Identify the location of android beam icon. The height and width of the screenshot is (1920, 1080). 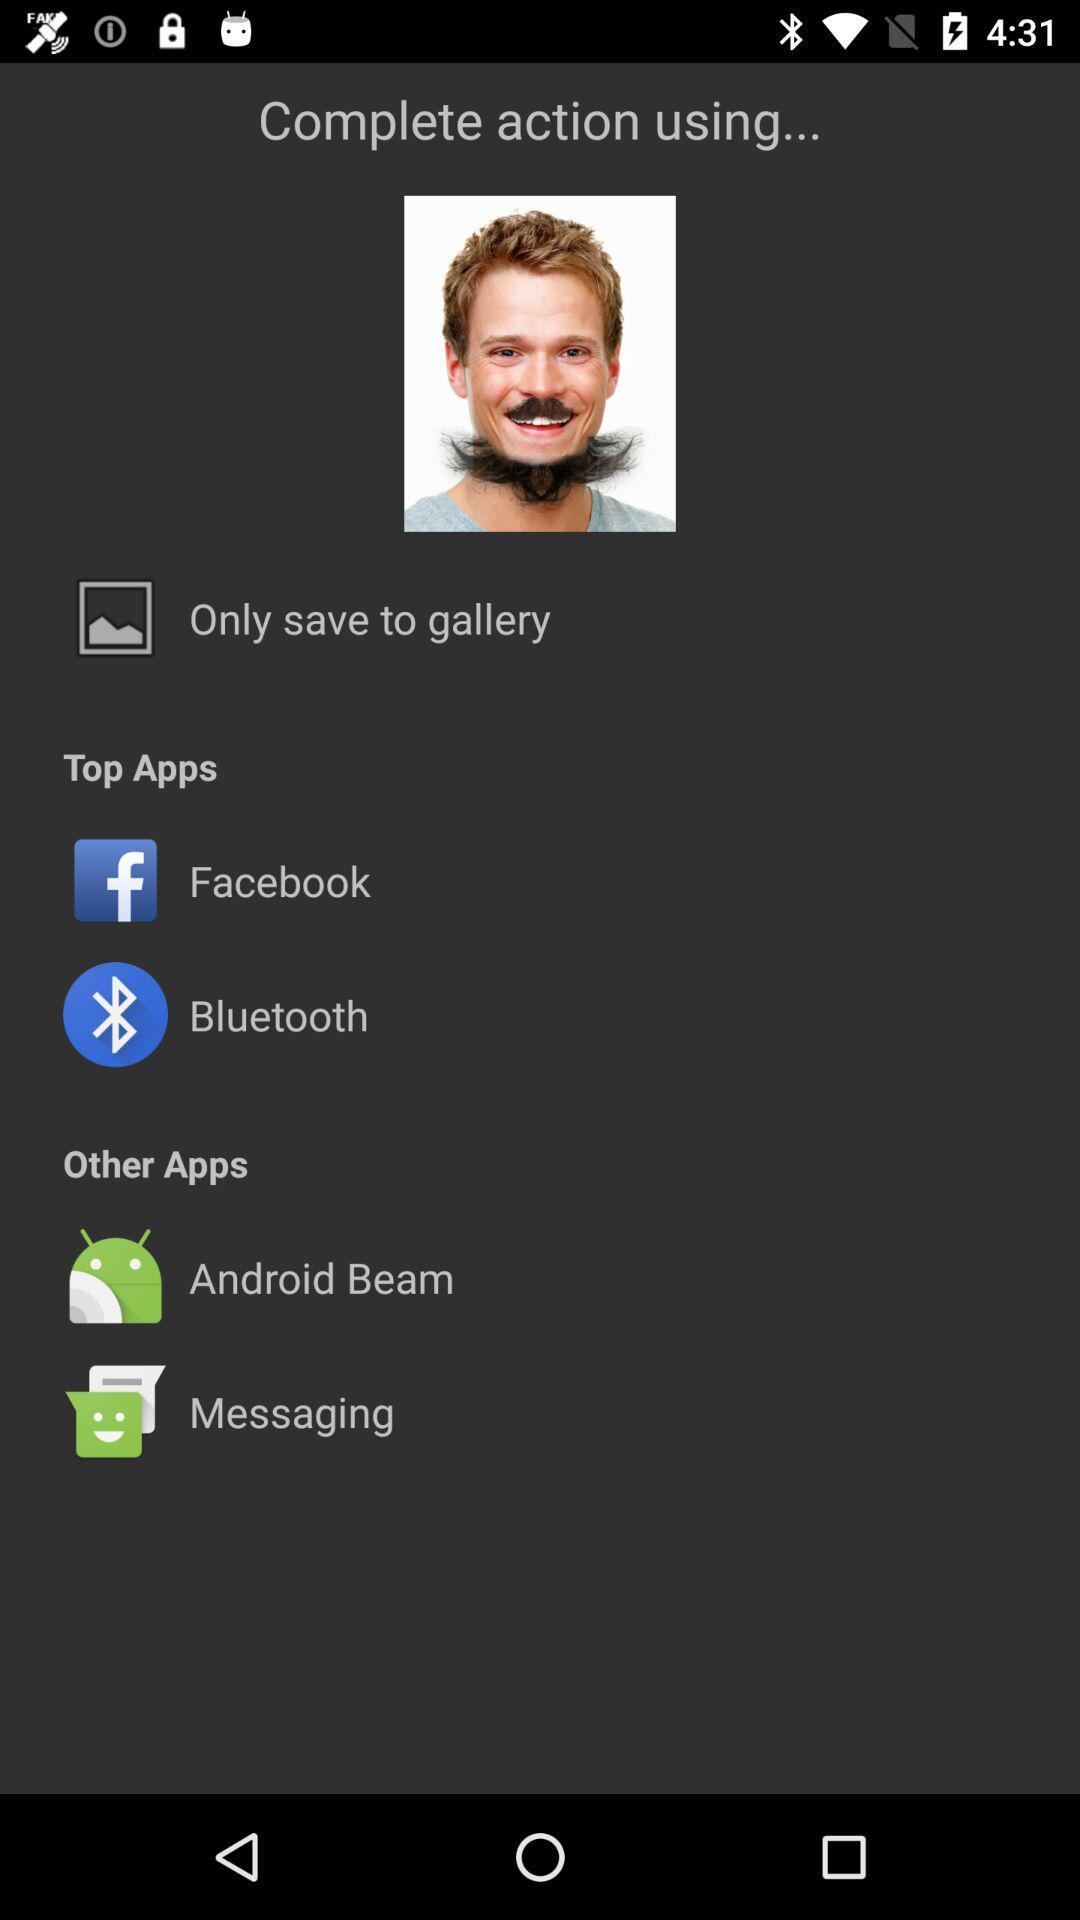
(320, 1276).